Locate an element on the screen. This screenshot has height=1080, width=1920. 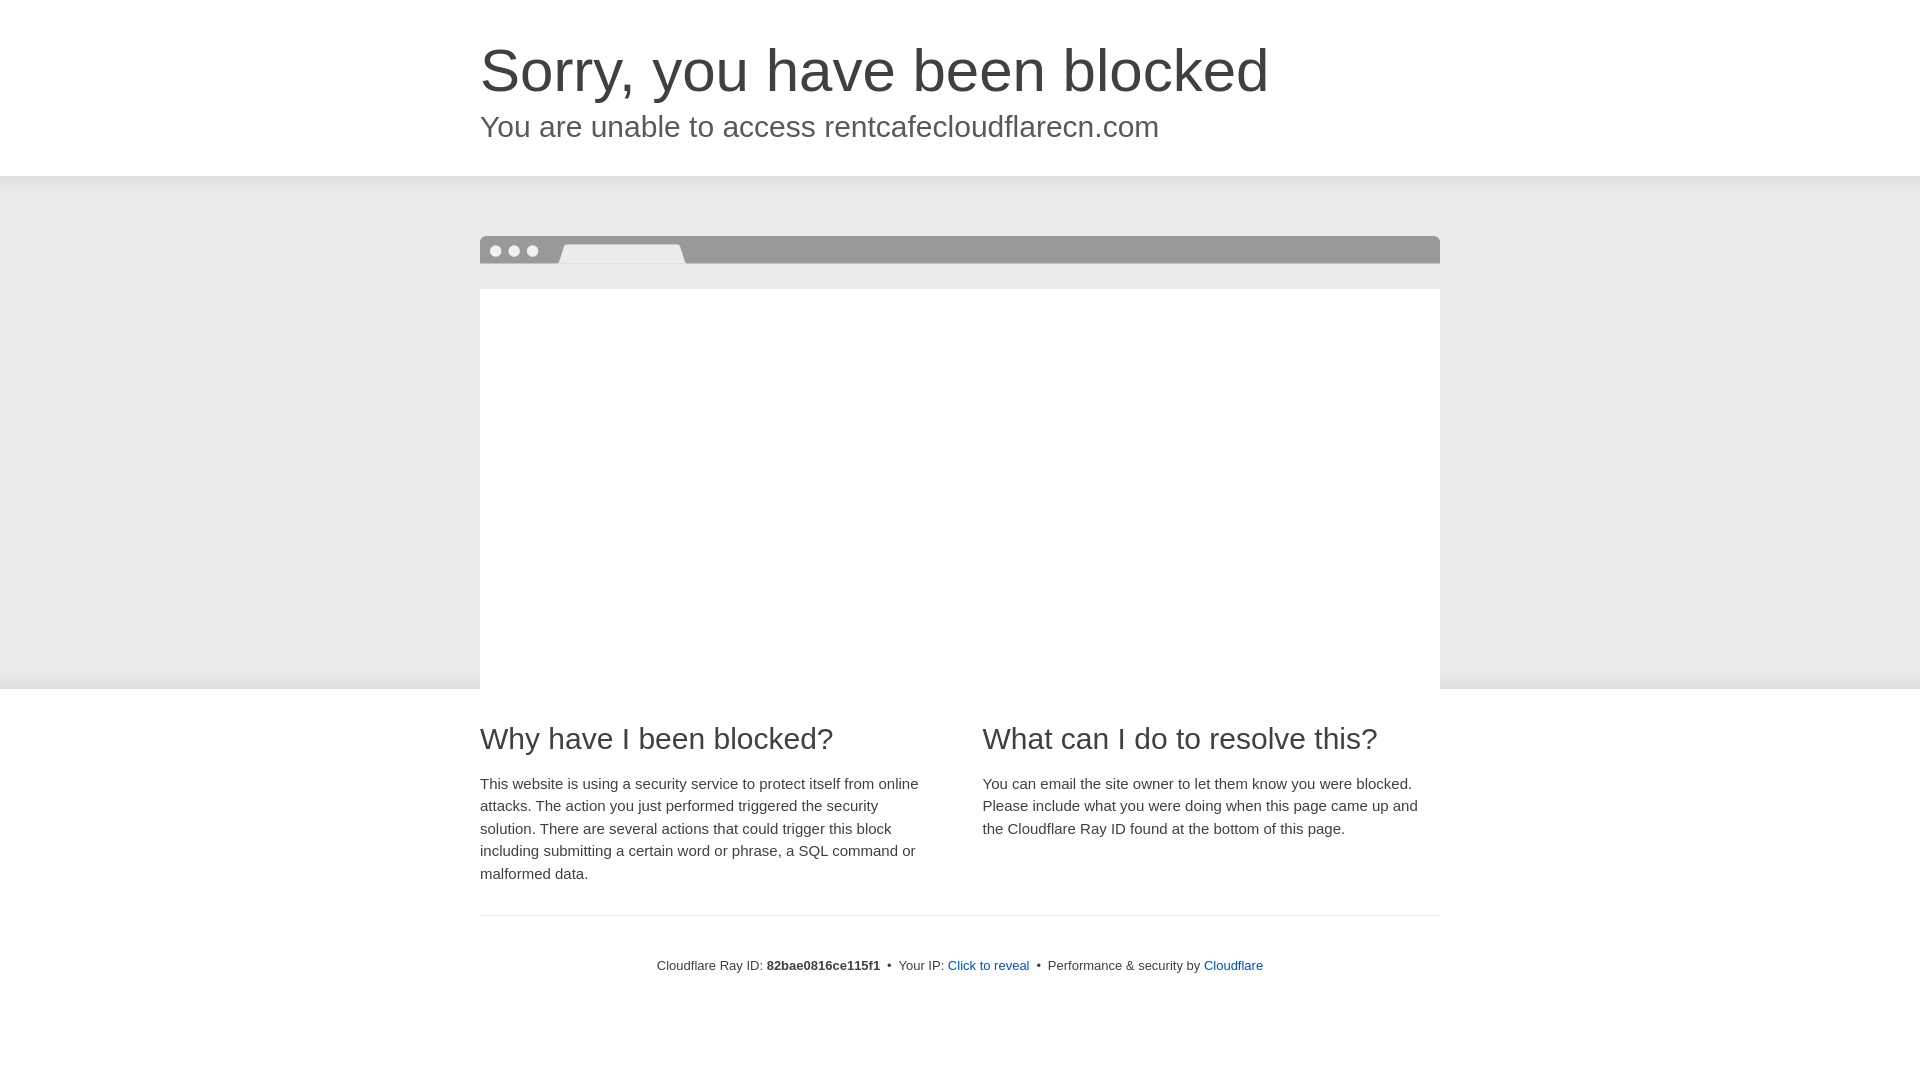
'Cloudflare' is located at coordinates (1232, 964).